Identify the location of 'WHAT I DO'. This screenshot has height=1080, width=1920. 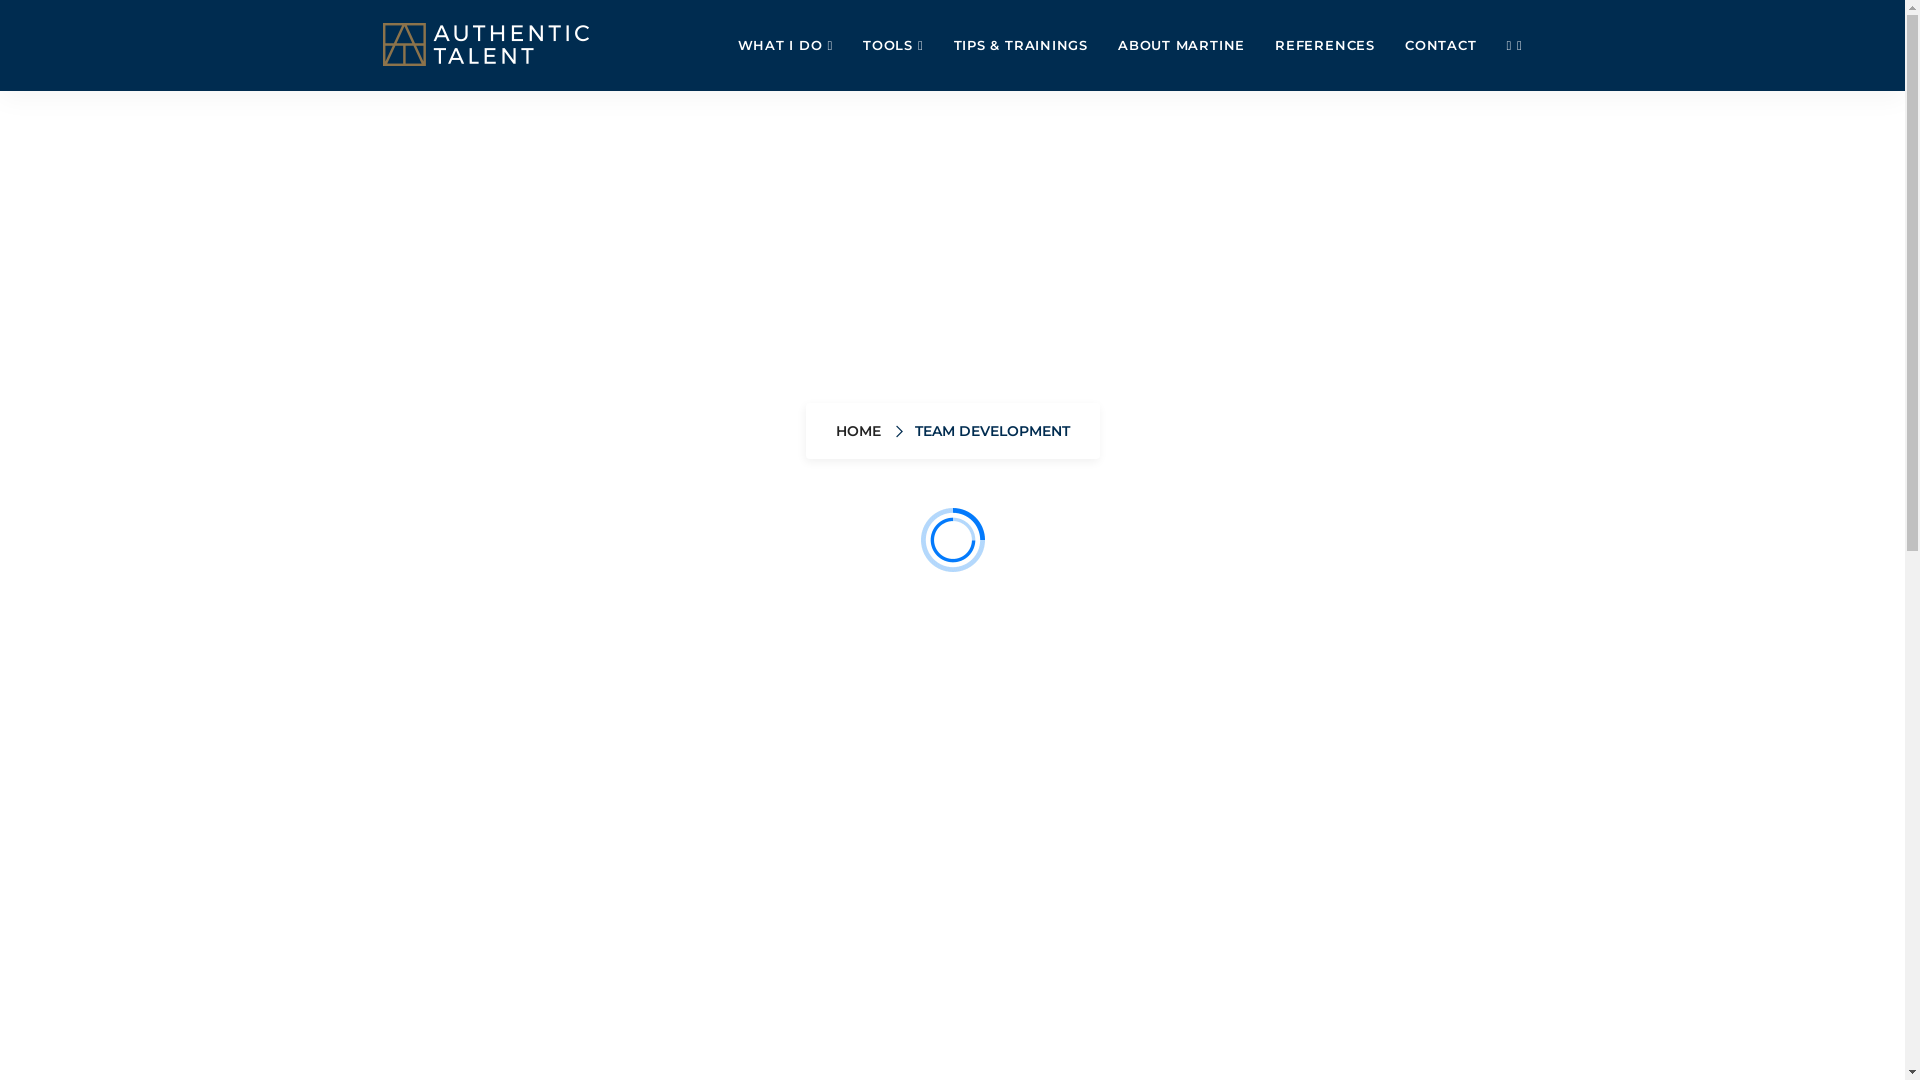
(785, 45).